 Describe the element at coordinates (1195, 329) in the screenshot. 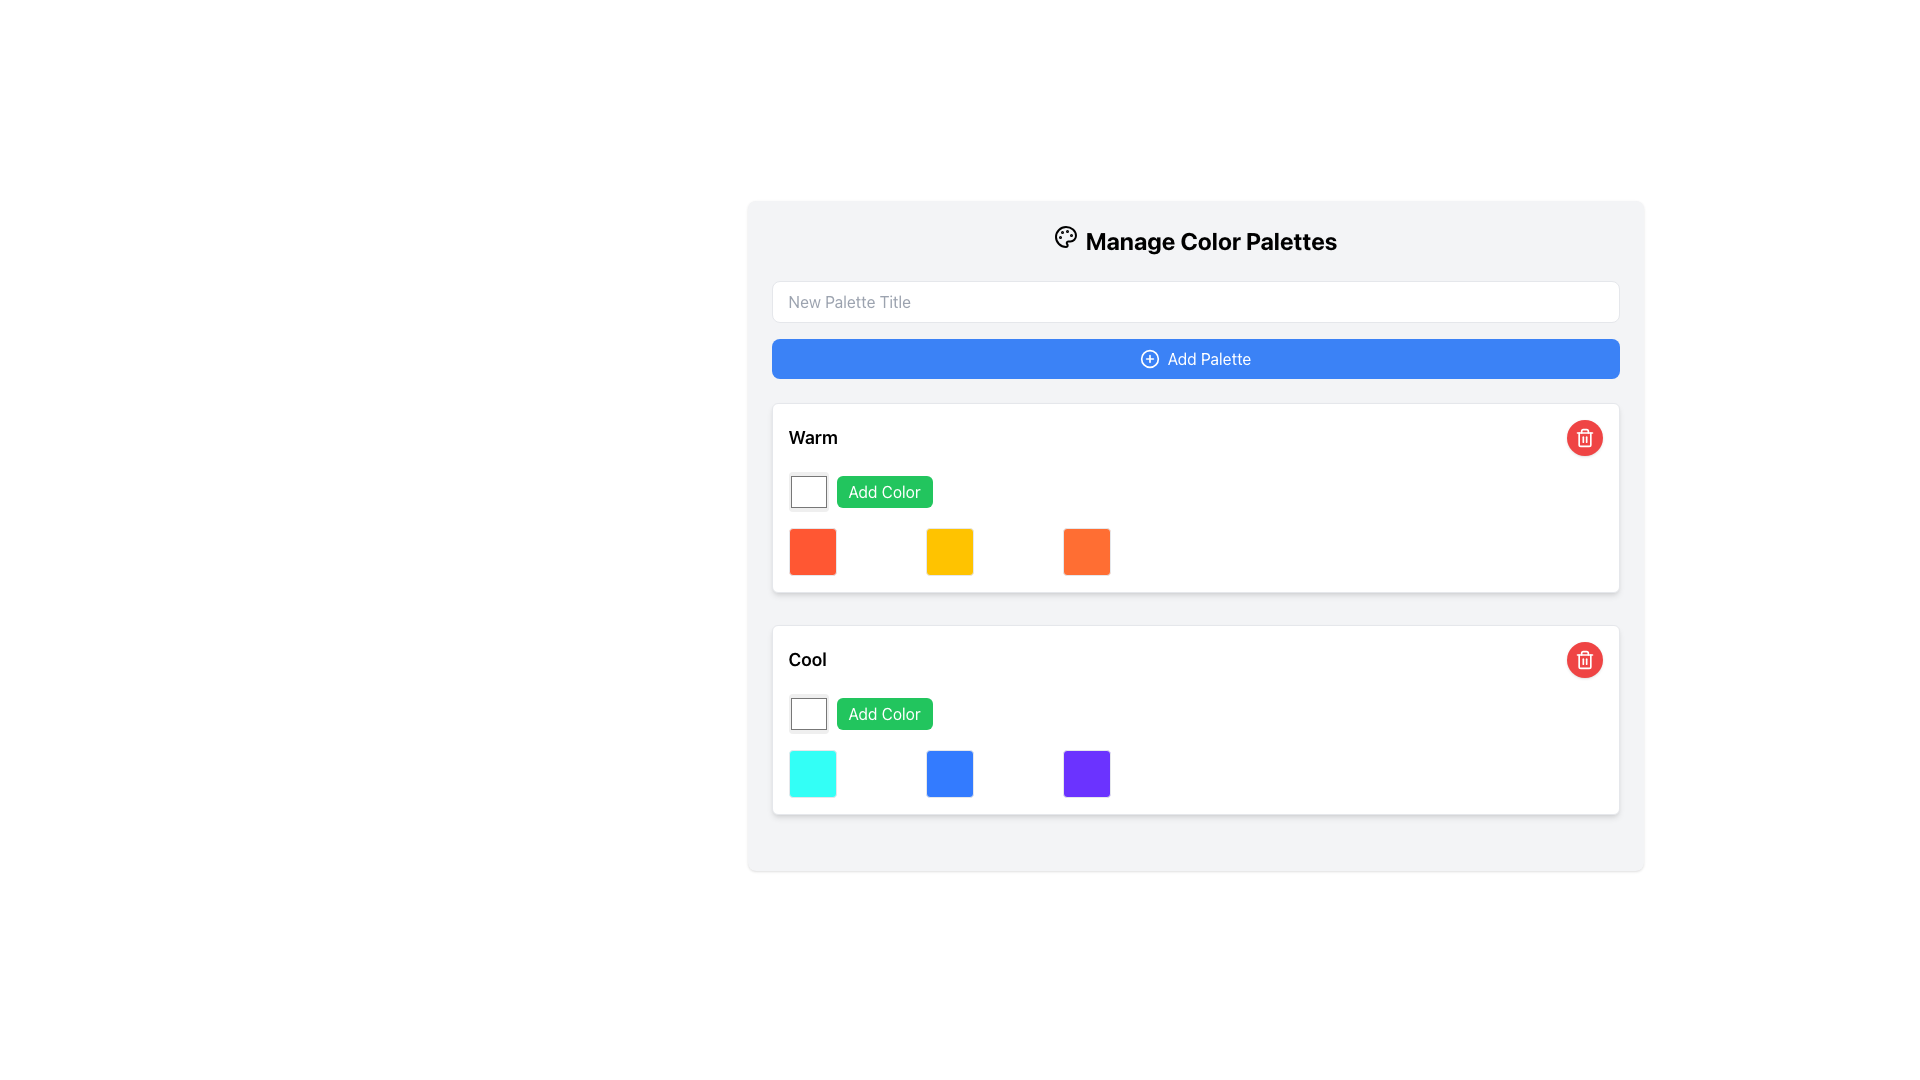

I see `the 'Add Palette' button located in the 'Manage Color Palettes' panel` at that location.